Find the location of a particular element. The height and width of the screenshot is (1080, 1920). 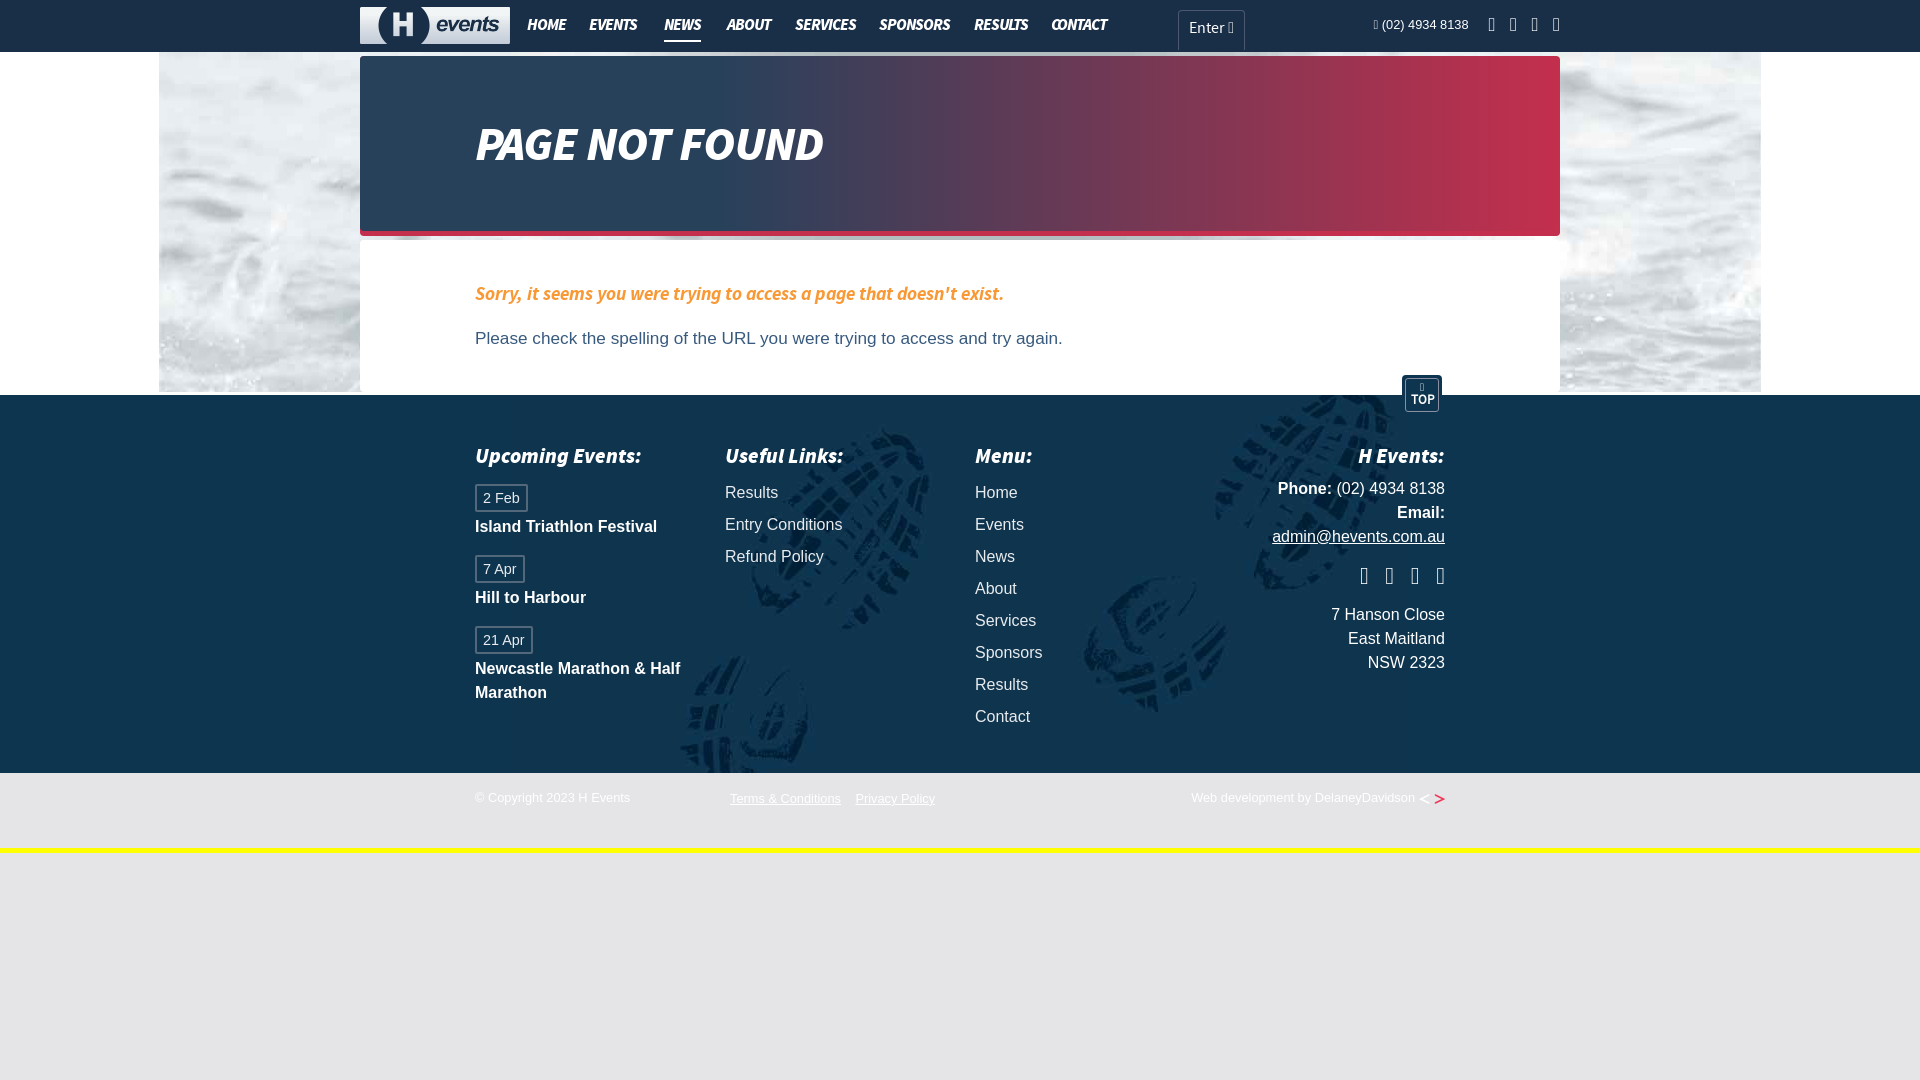

'CONTACT' is located at coordinates (1078, 24).